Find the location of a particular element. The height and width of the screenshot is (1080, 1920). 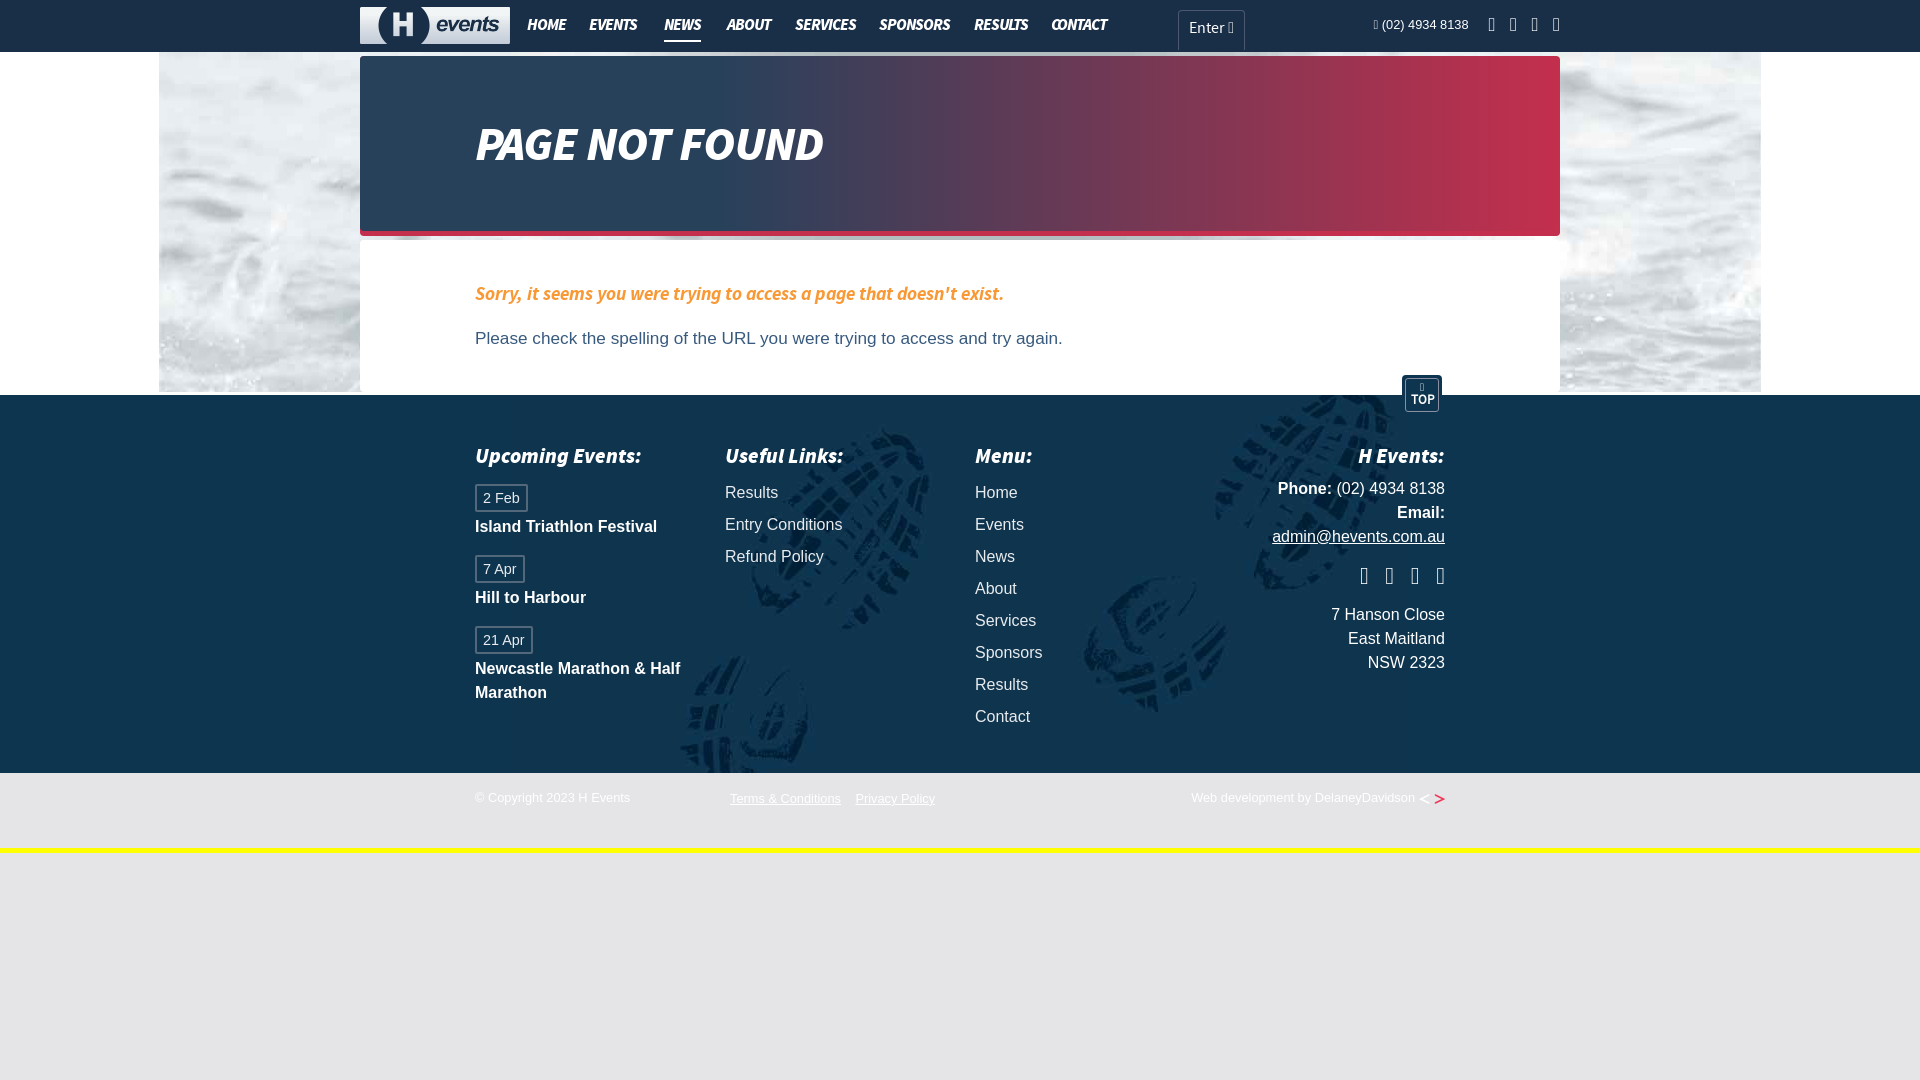

'CONTACT' is located at coordinates (1078, 24).